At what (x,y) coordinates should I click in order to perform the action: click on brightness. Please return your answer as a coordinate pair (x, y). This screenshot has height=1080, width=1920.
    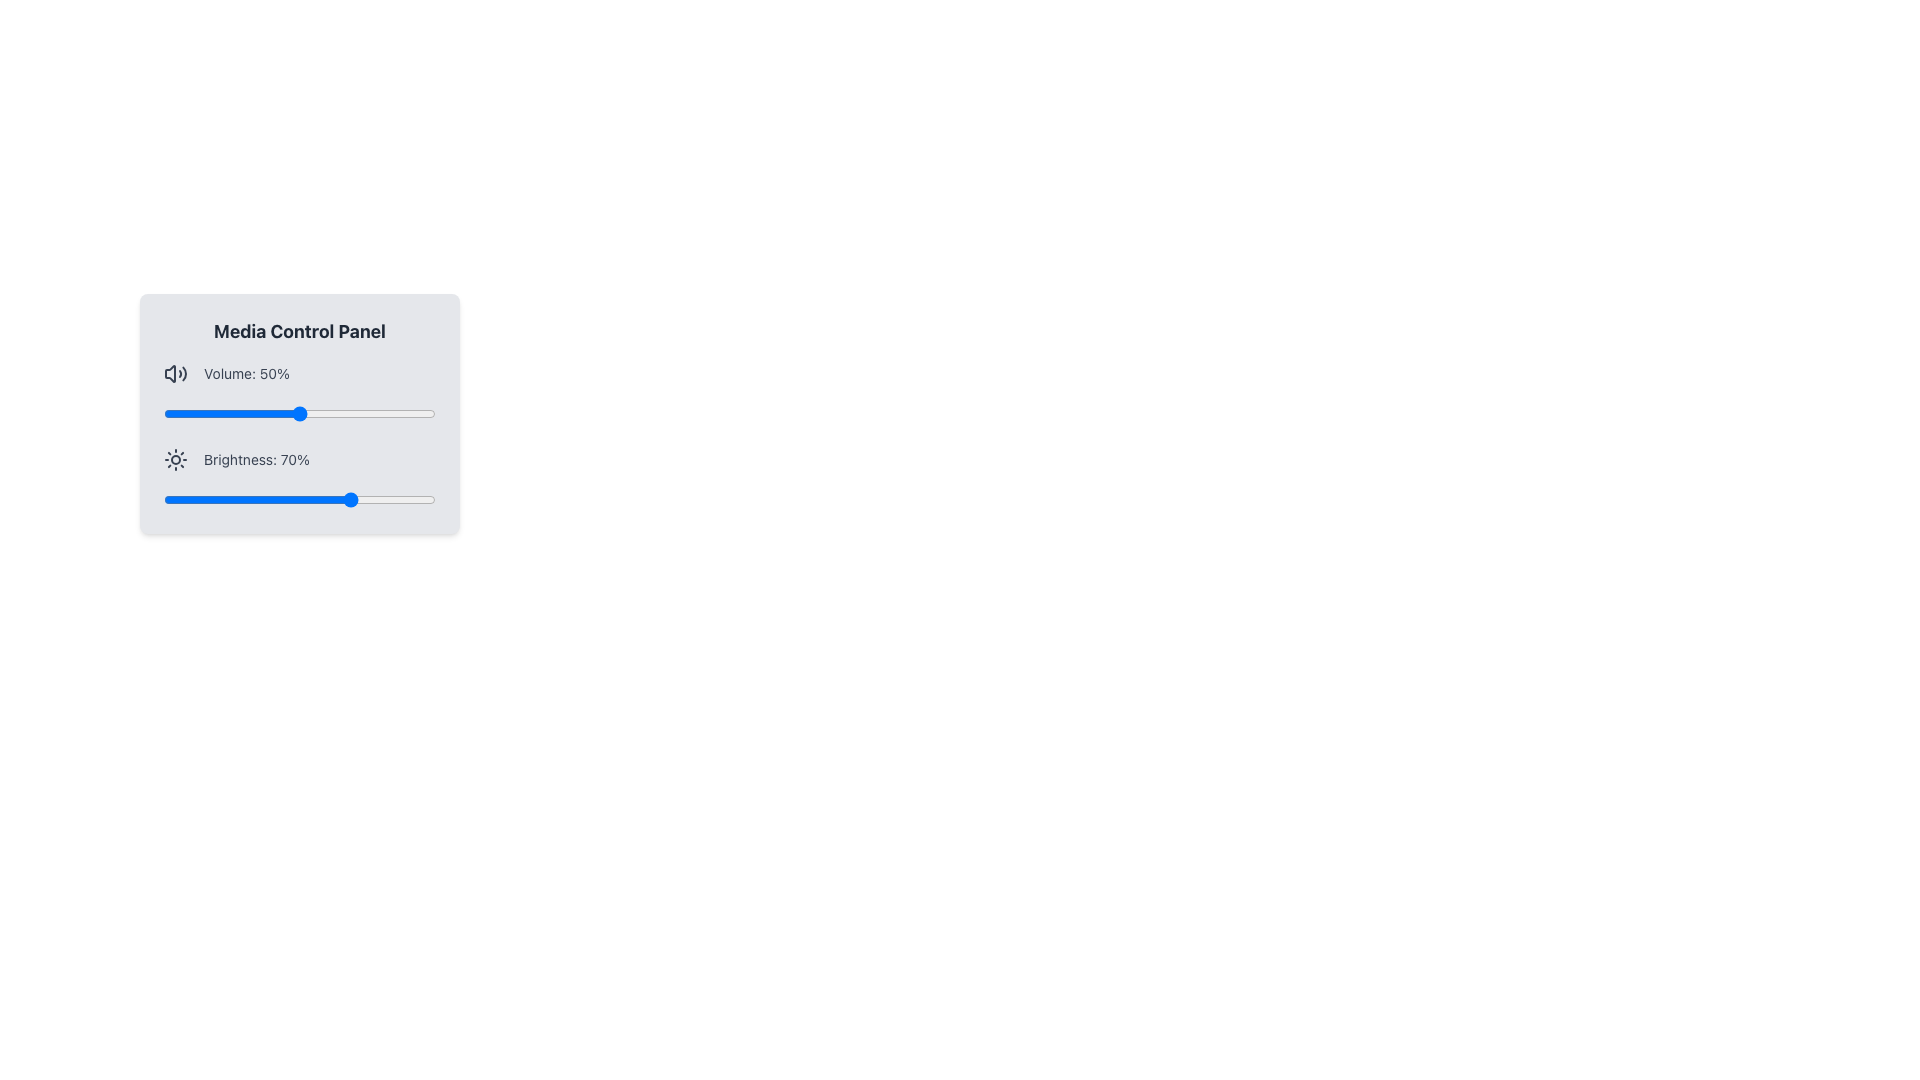
    Looking at the image, I should click on (346, 499).